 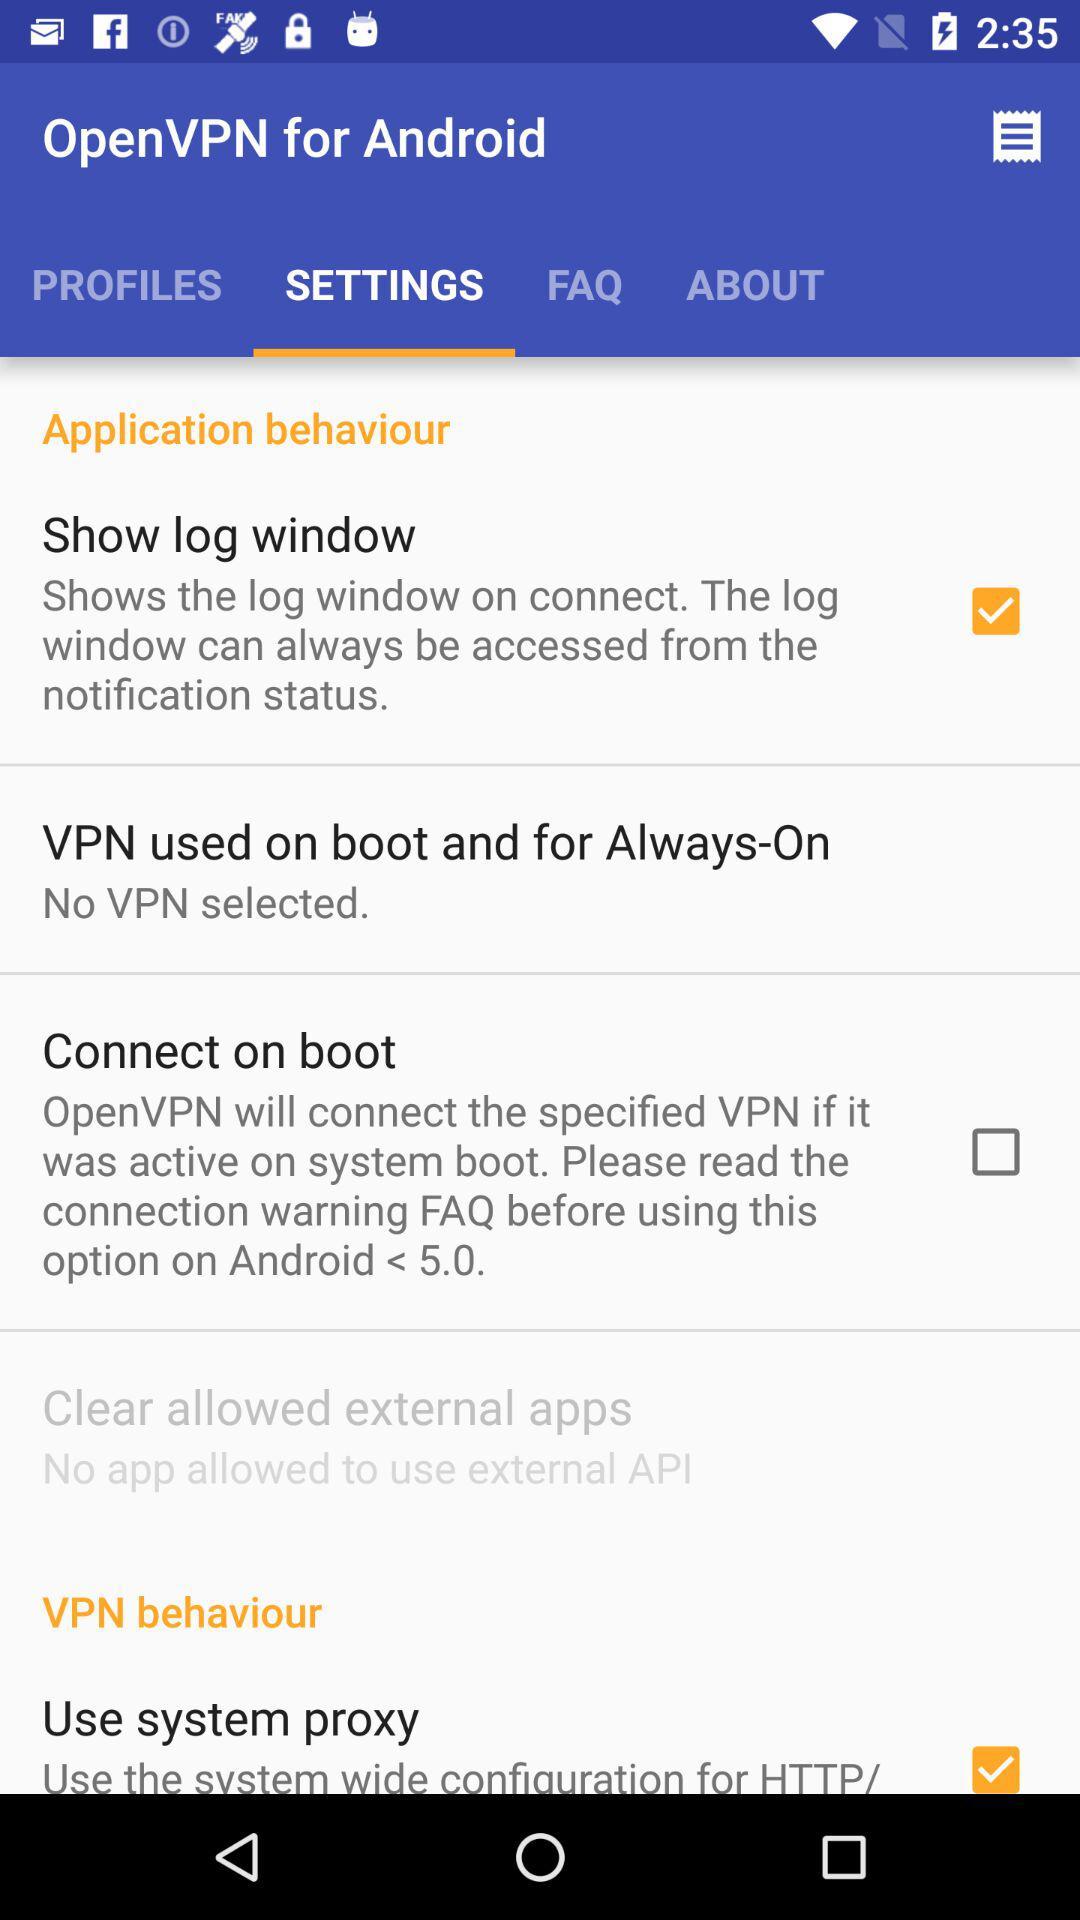 What do you see at coordinates (126, 282) in the screenshot?
I see `icon below the openvpn for android icon` at bounding box center [126, 282].